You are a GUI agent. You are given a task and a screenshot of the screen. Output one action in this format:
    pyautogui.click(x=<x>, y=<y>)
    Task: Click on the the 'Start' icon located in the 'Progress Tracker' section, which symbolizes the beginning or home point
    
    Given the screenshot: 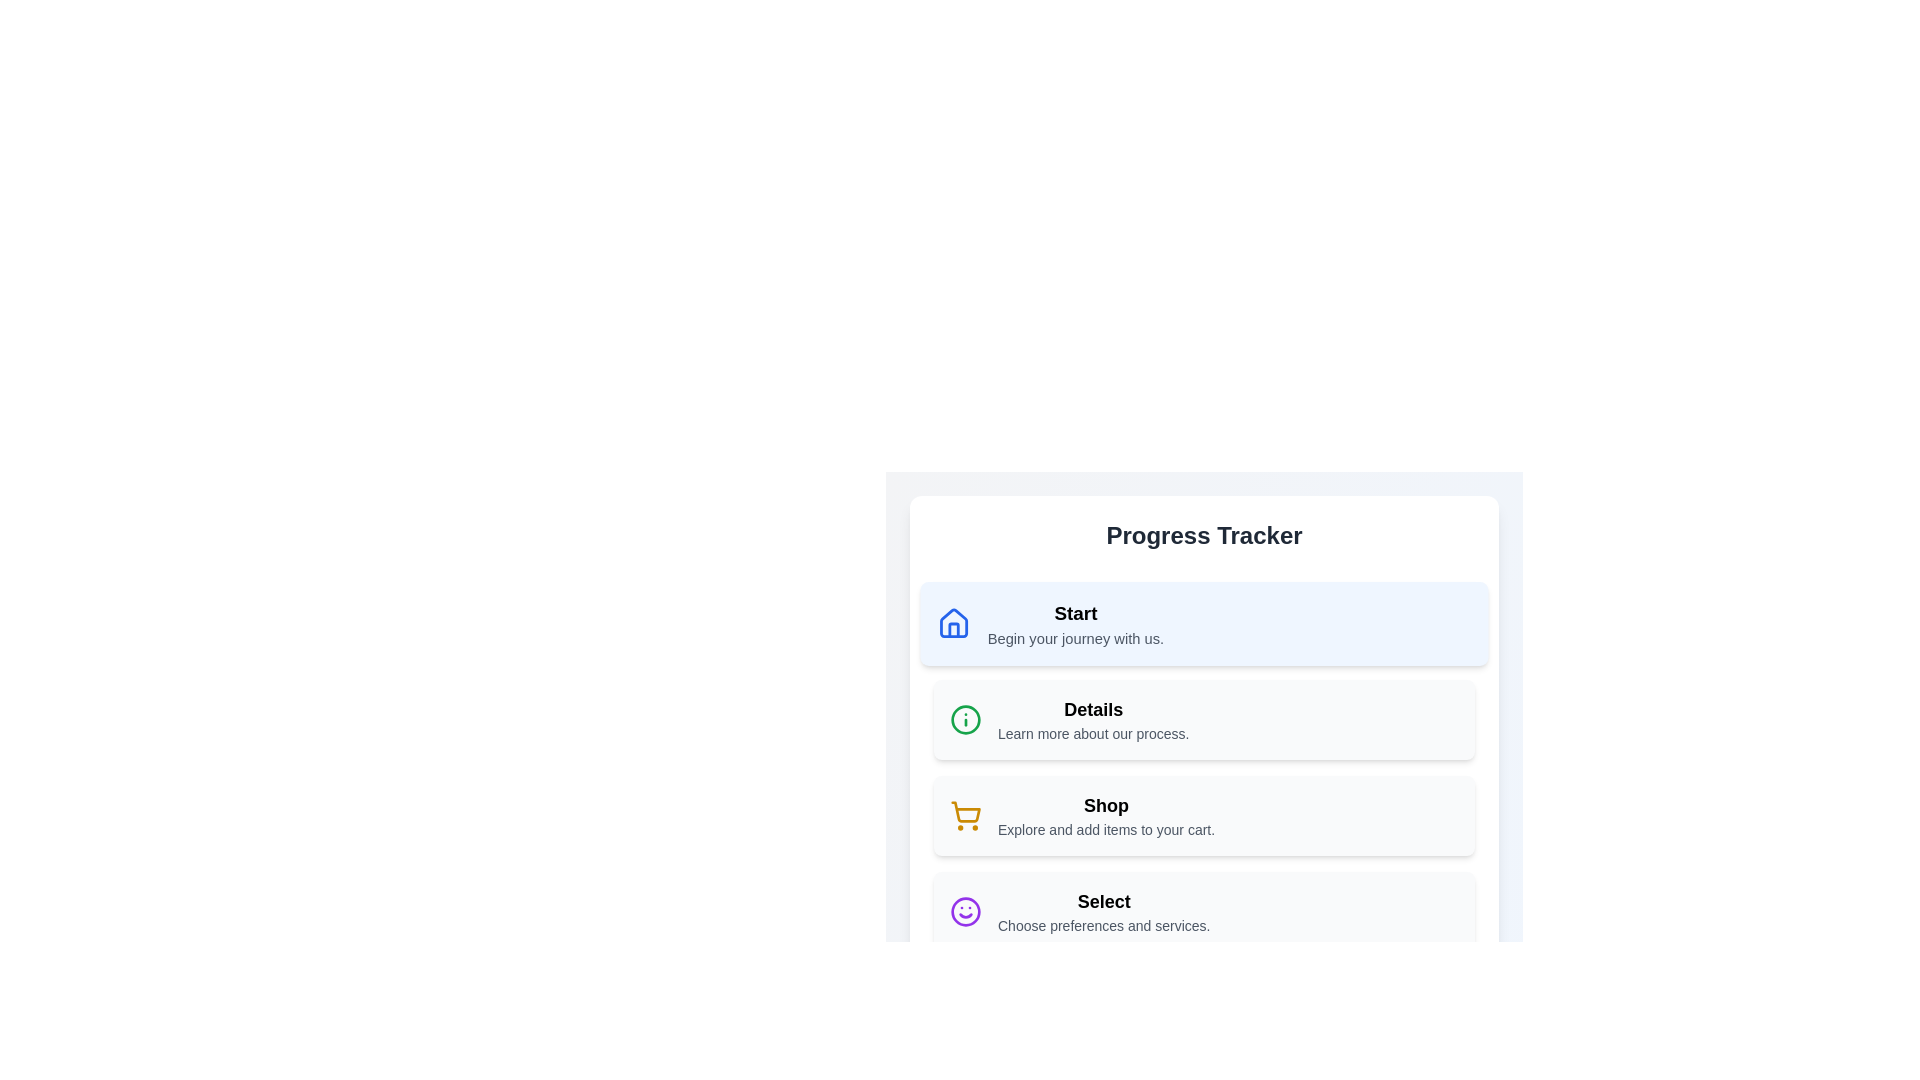 What is the action you would take?
    pyautogui.click(x=953, y=623)
    